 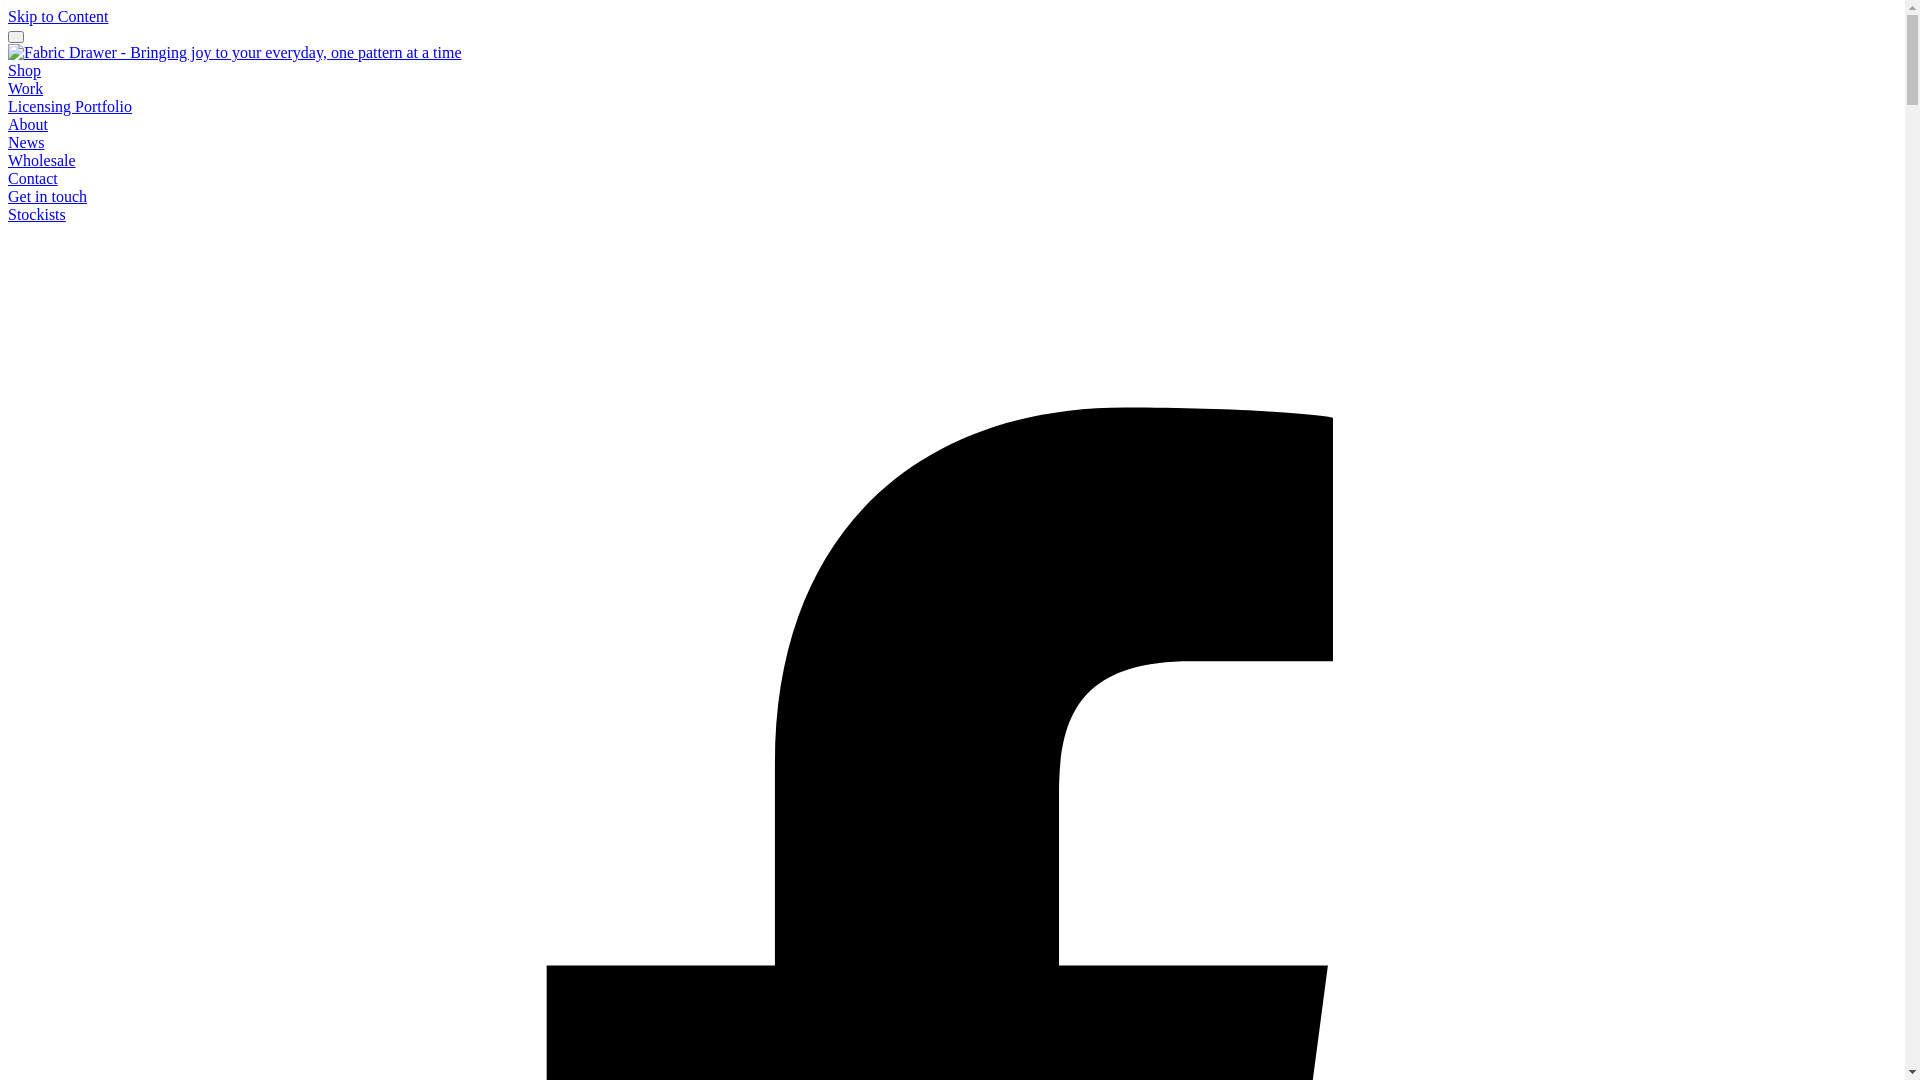 I want to click on 'Skip to Content', so click(x=57, y=16).